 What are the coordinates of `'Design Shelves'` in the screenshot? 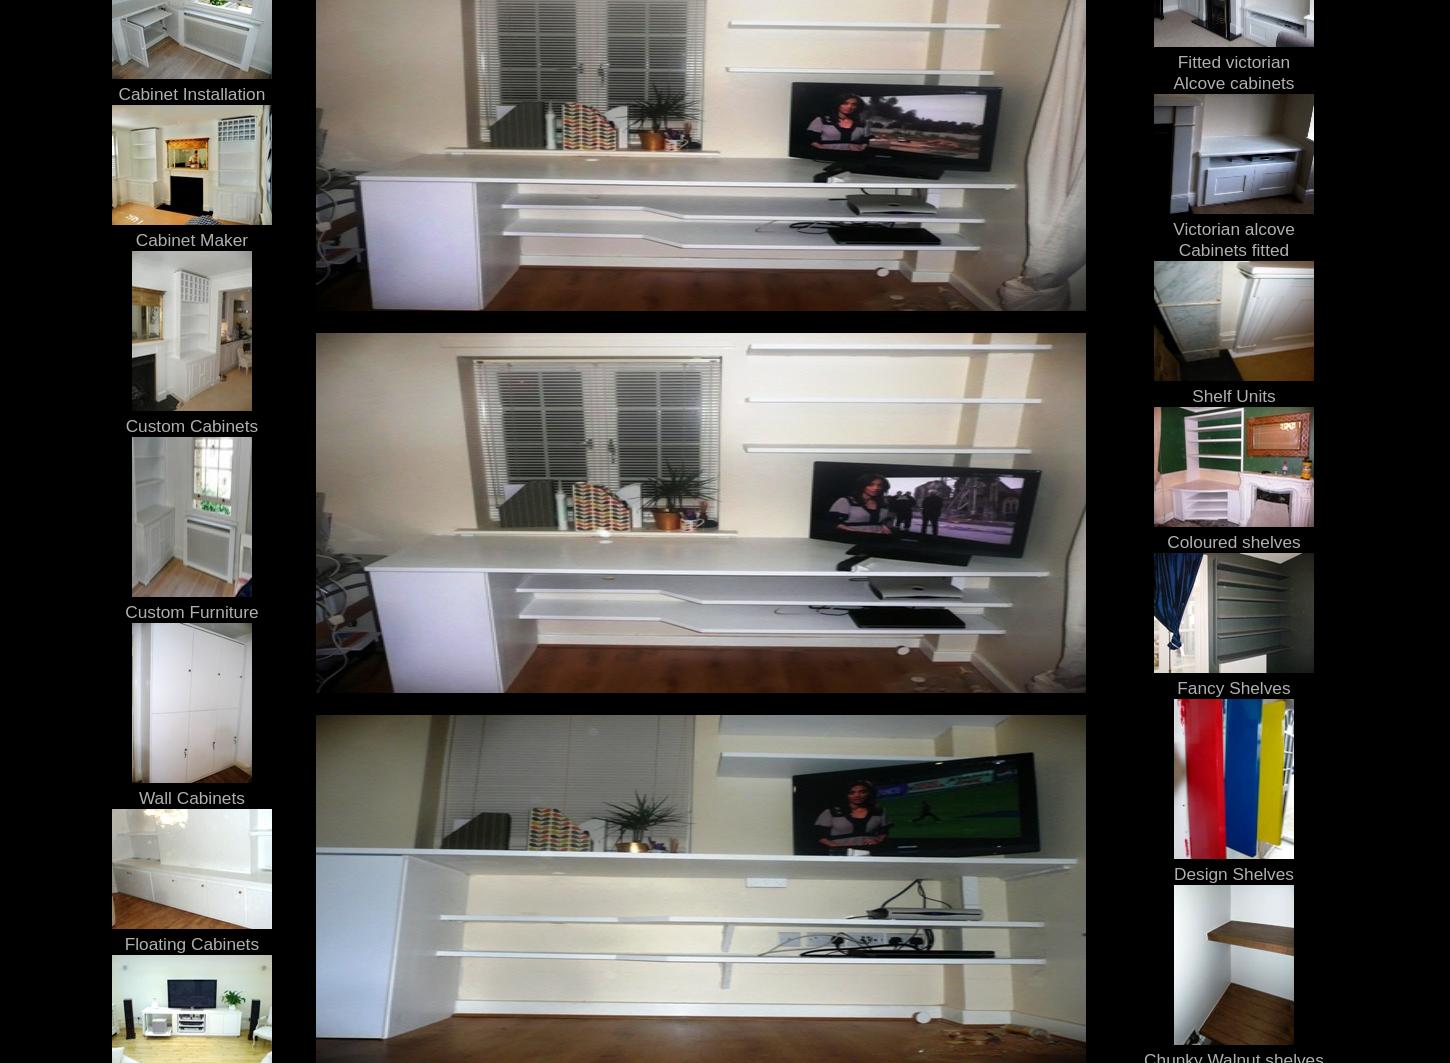 It's located at (1232, 872).